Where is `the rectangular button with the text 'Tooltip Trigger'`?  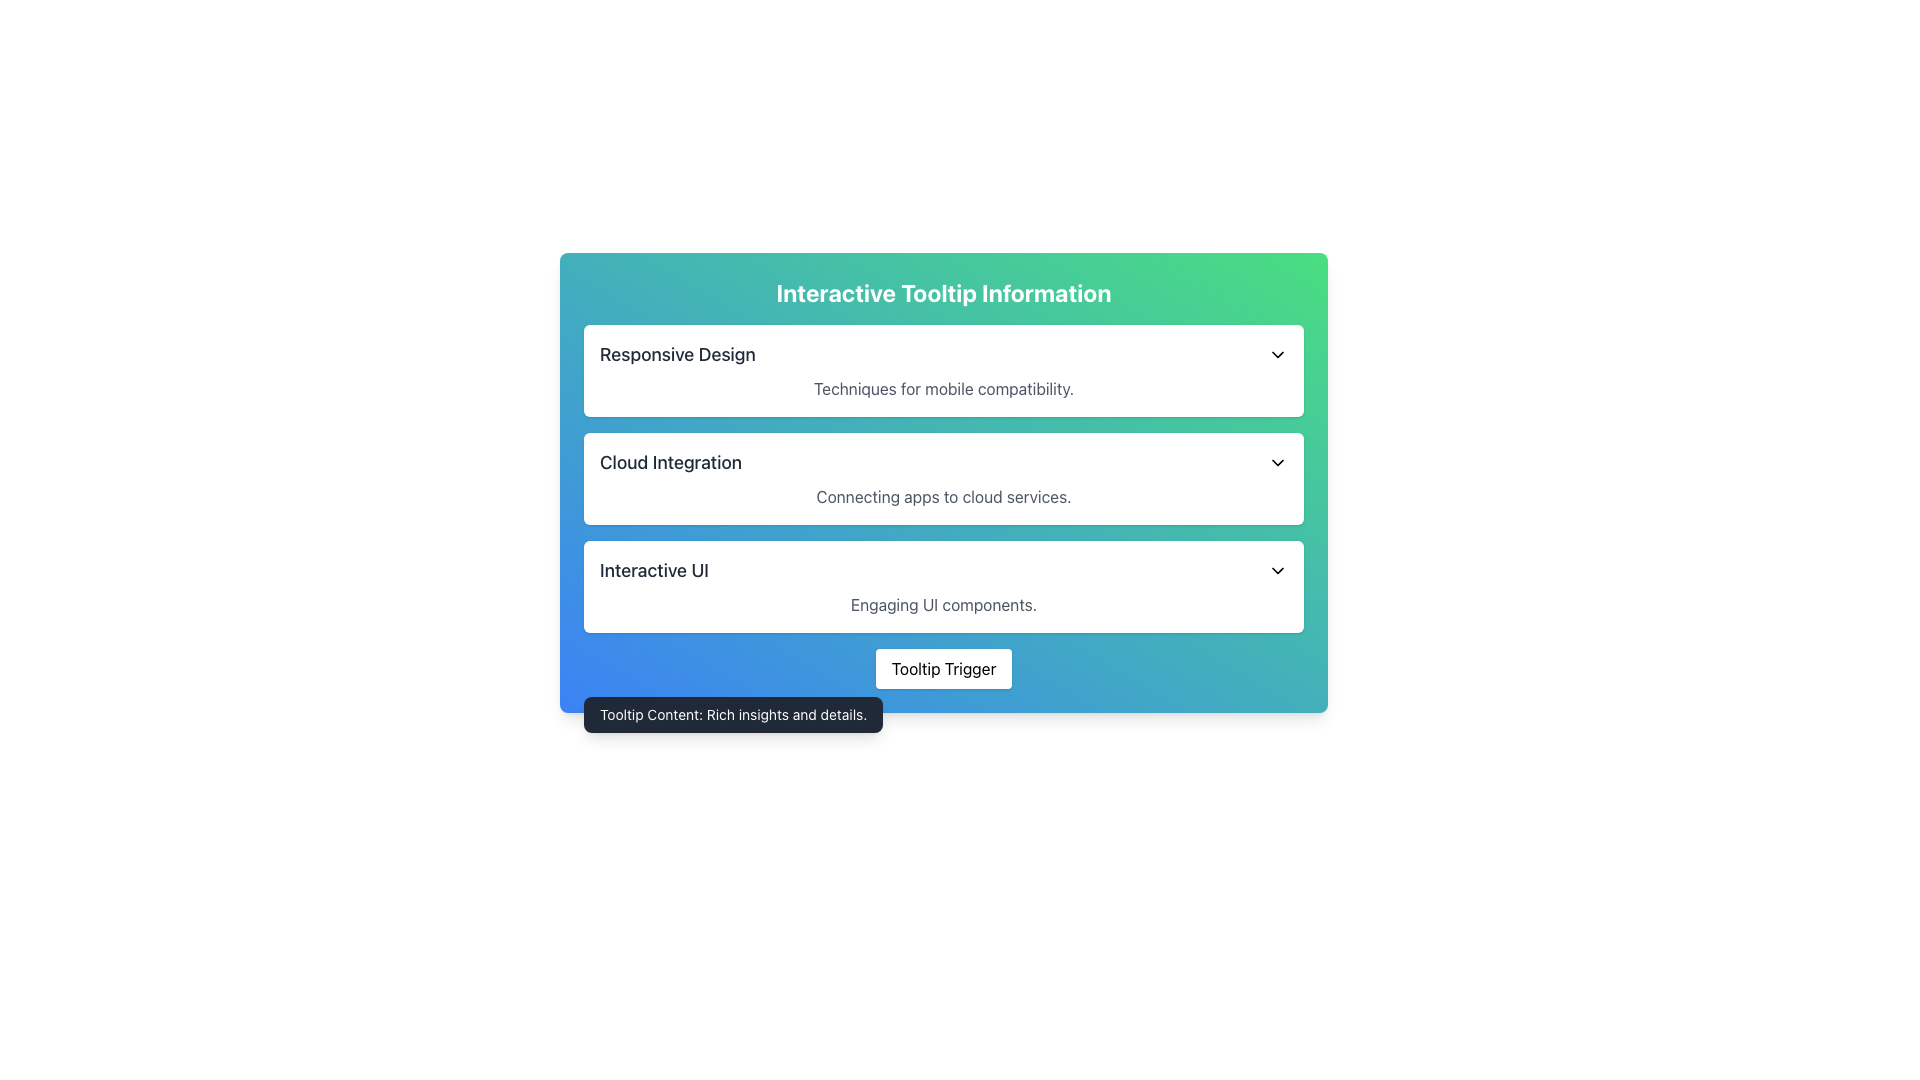
the rectangular button with the text 'Tooltip Trigger' is located at coordinates (943, 668).